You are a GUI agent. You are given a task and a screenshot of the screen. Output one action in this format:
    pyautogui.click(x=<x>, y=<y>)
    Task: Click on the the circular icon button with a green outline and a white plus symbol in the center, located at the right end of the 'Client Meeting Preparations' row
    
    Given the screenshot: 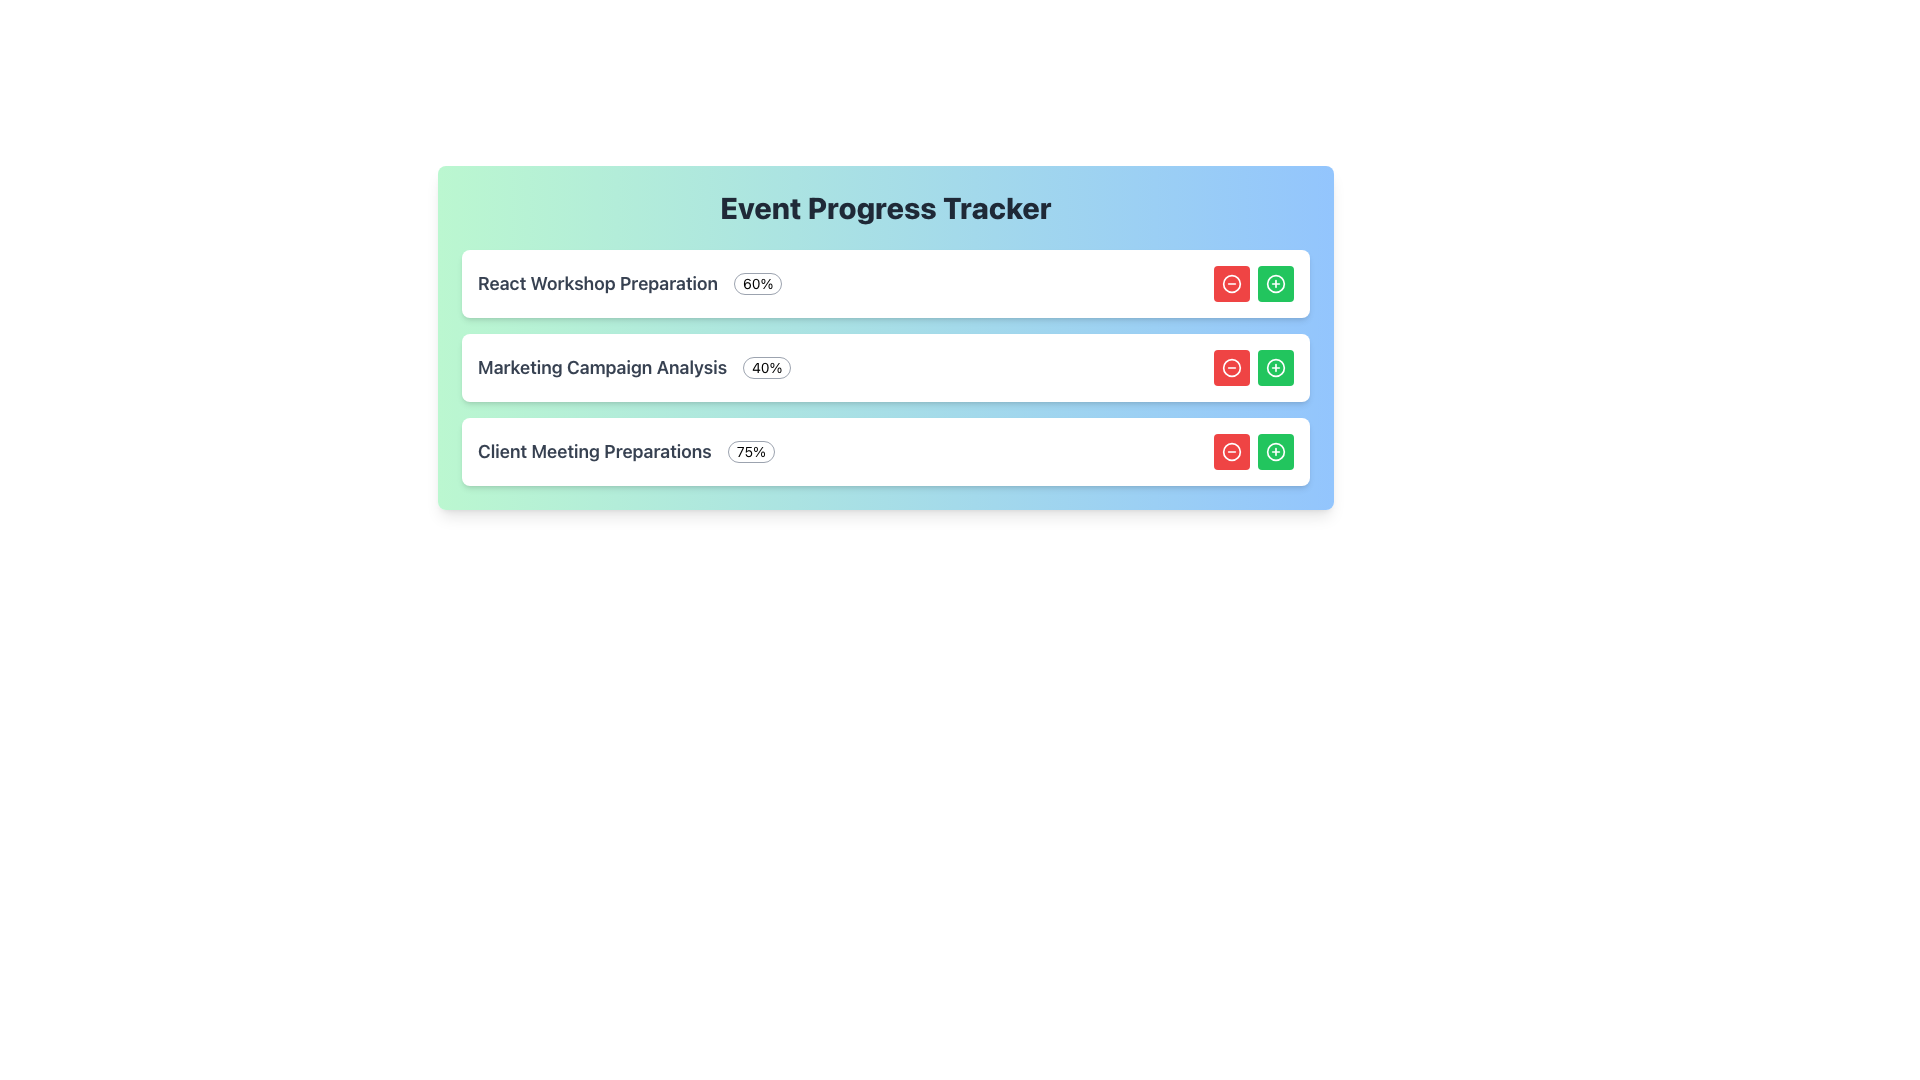 What is the action you would take?
    pyautogui.click(x=1275, y=451)
    